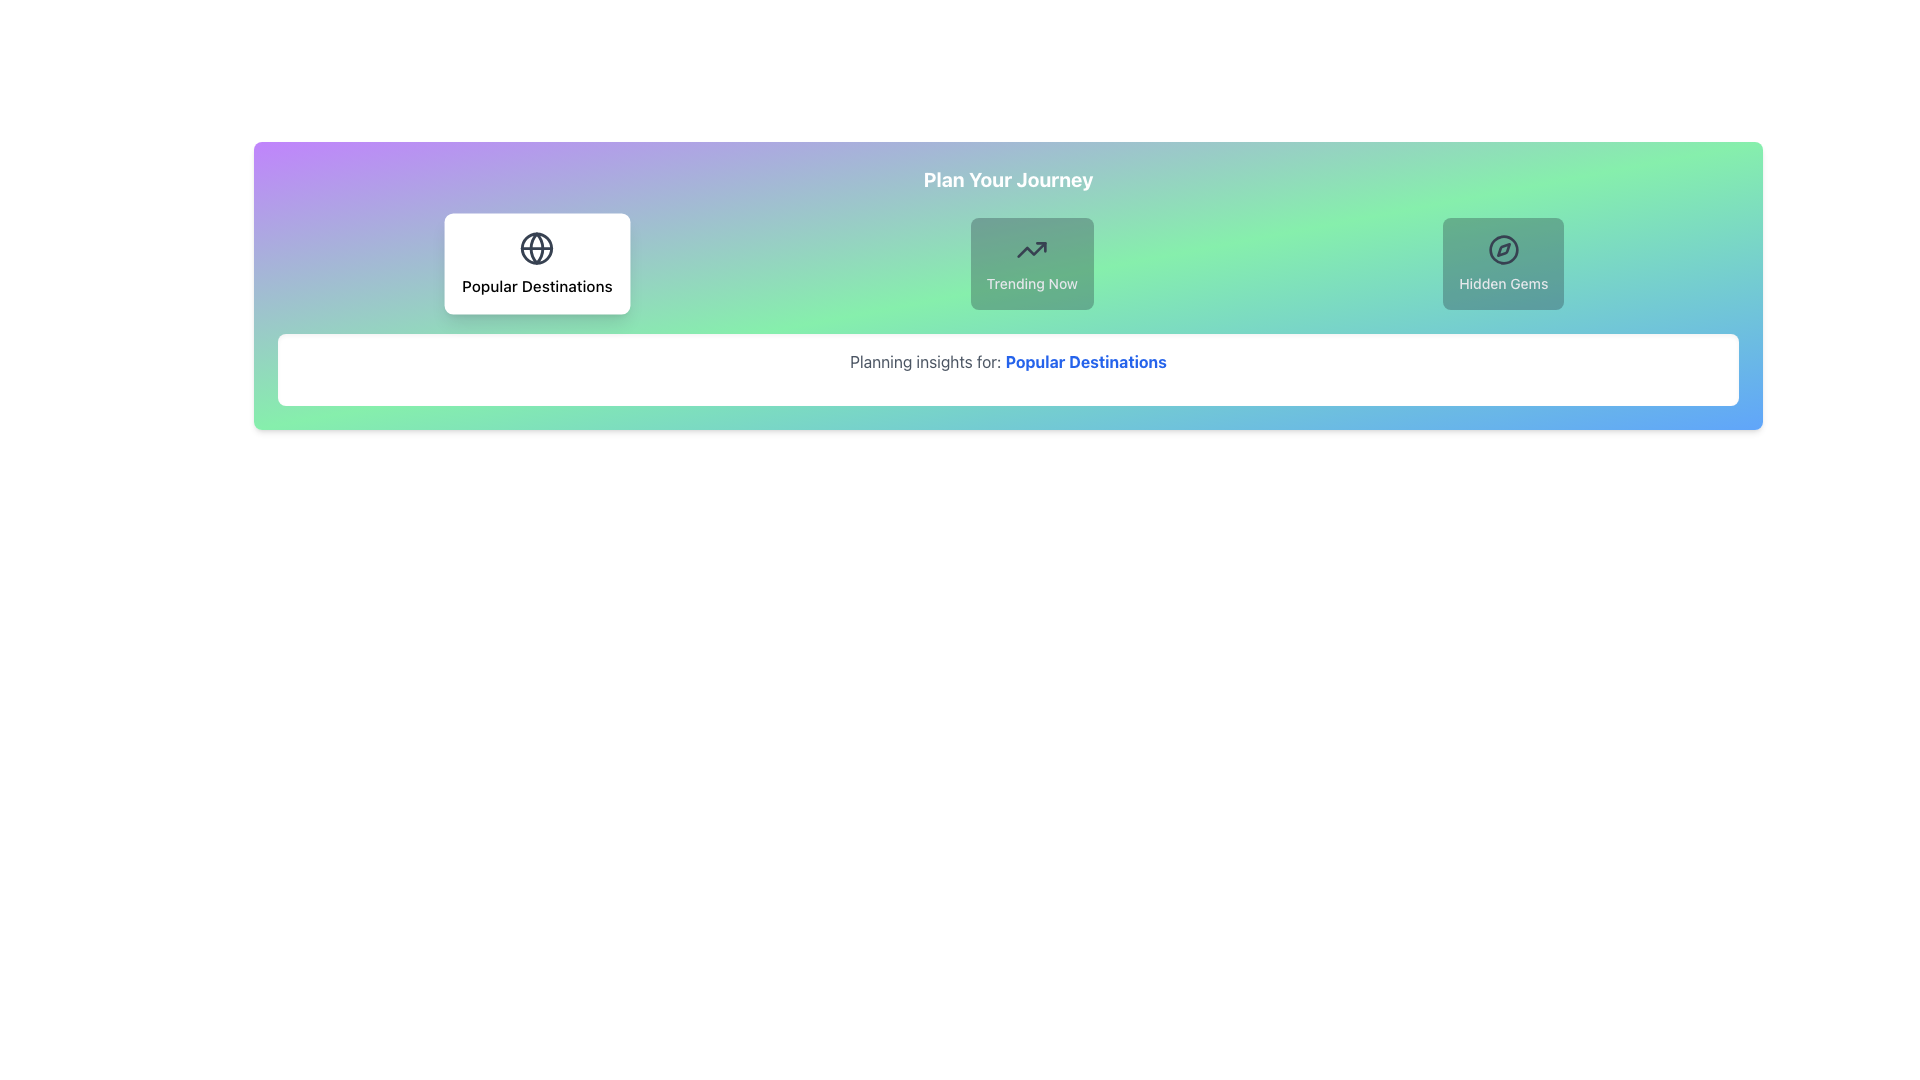 This screenshot has width=1920, height=1080. Describe the element at coordinates (1085, 362) in the screenshot. I see `the blue, bold 'Popular Destinations' text within the section containing 'Planning insights for: Popular Destinations'` at that location.